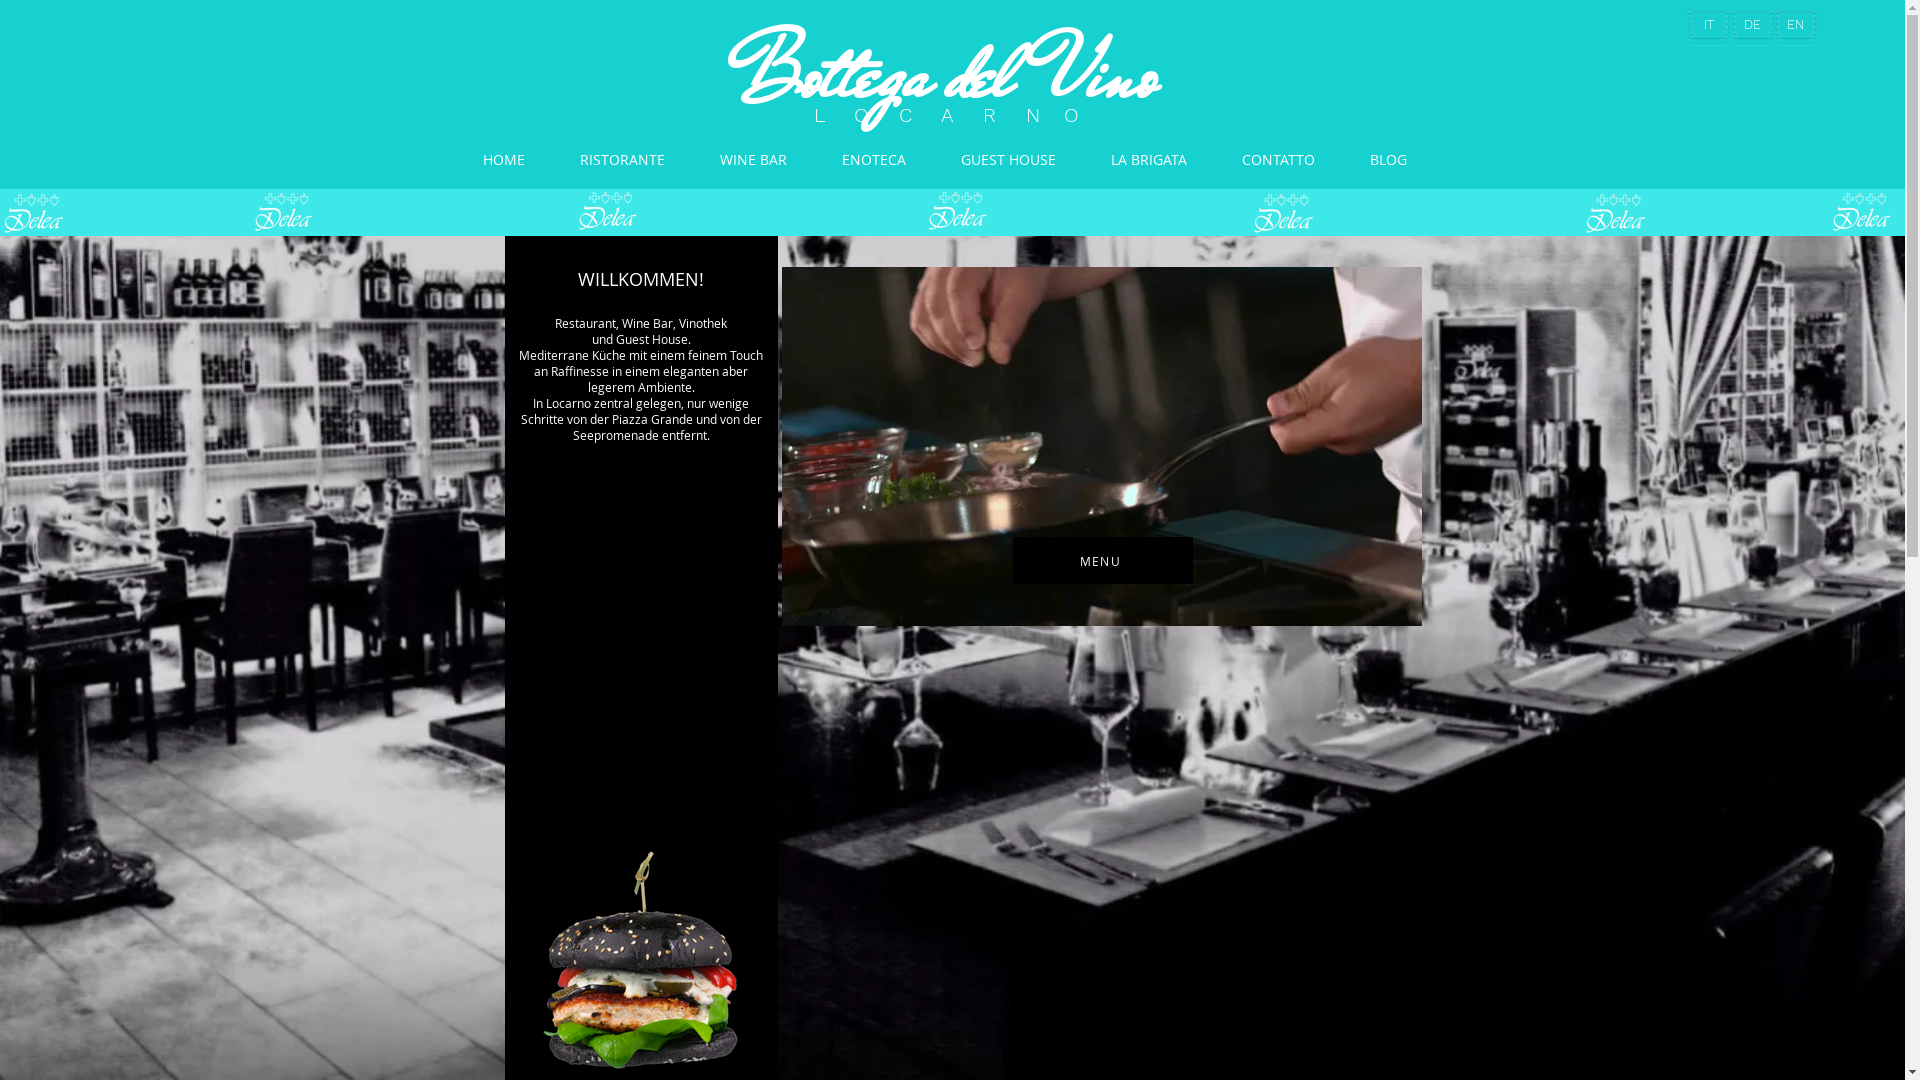 The height and width of the screenshot is (1080, 1920). What do you see at coordinates (945, 115) in the screenshot?
I see `'L     O     C     A     R     N    O'` at bounding box center [945, 115].